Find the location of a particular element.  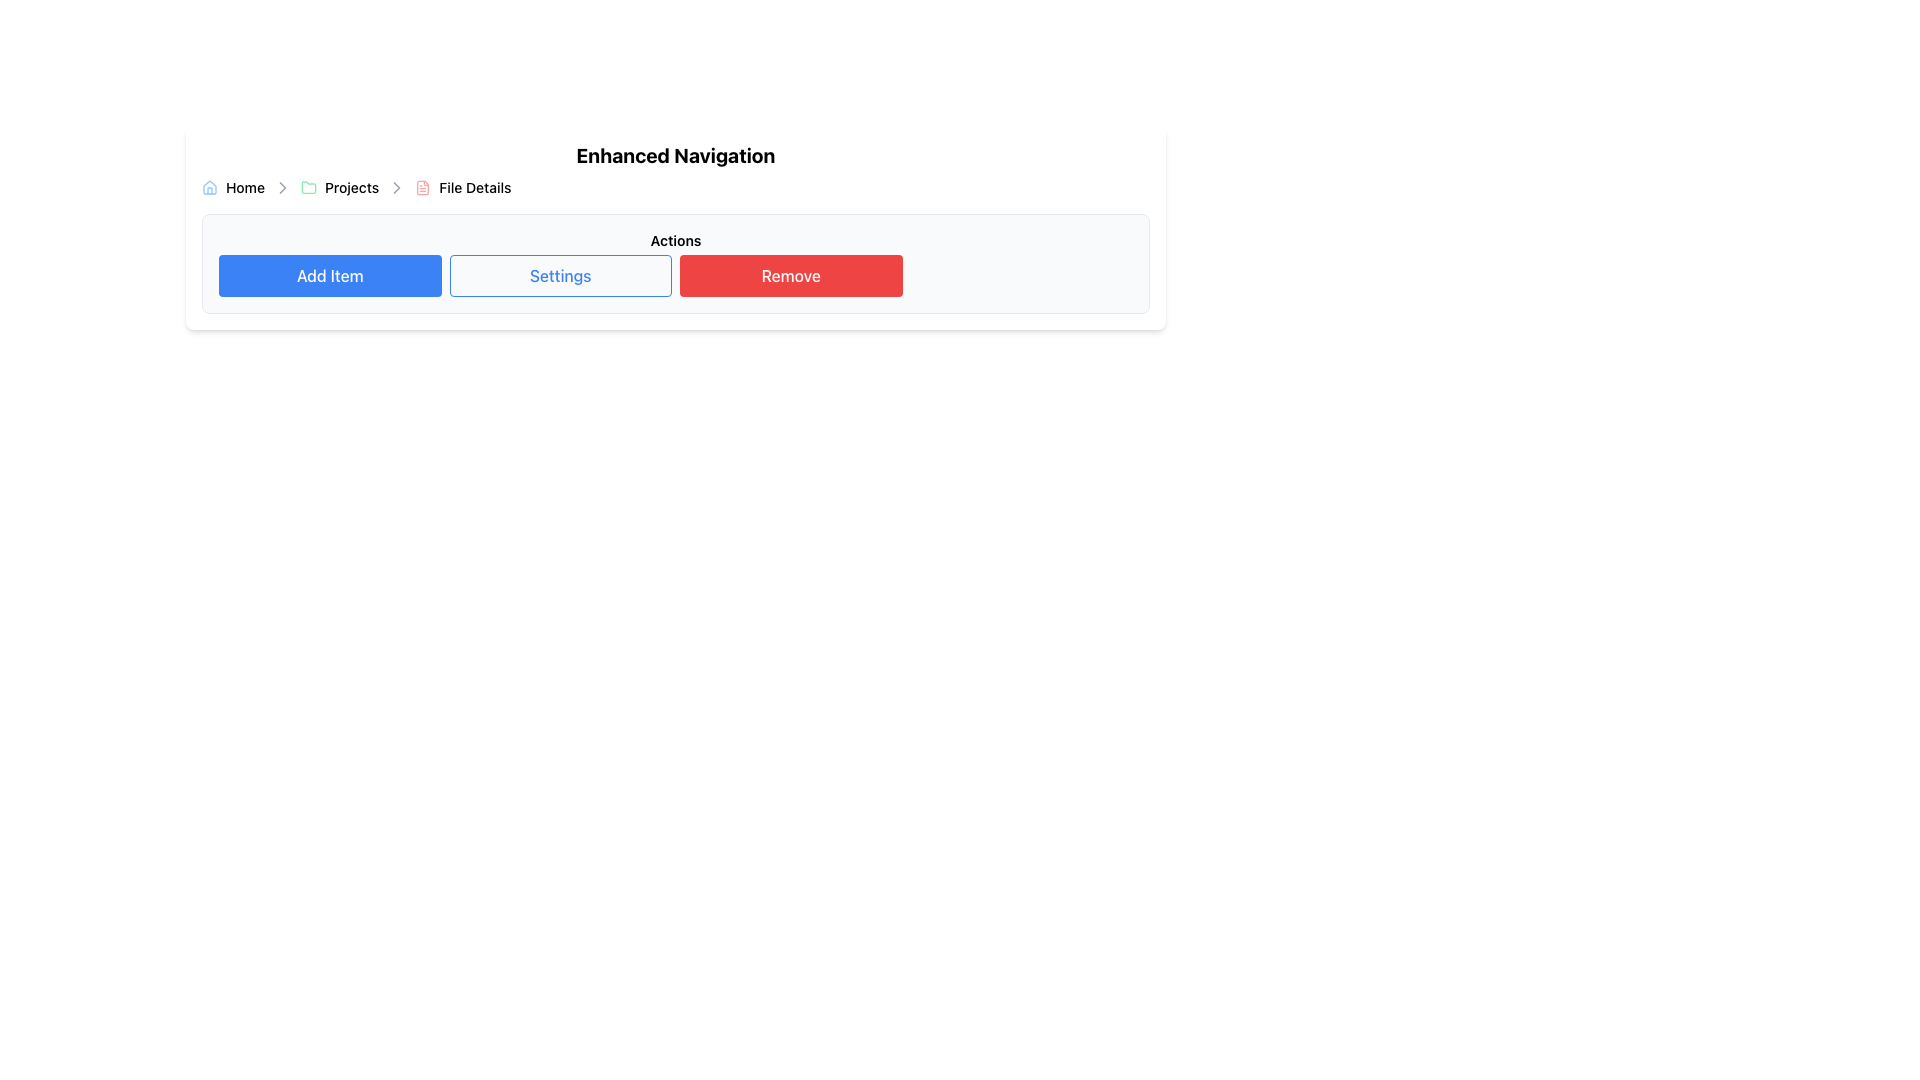

the 'Home' icon in the Breadcrumb Navigation Item is located at coordinates (233, 188).